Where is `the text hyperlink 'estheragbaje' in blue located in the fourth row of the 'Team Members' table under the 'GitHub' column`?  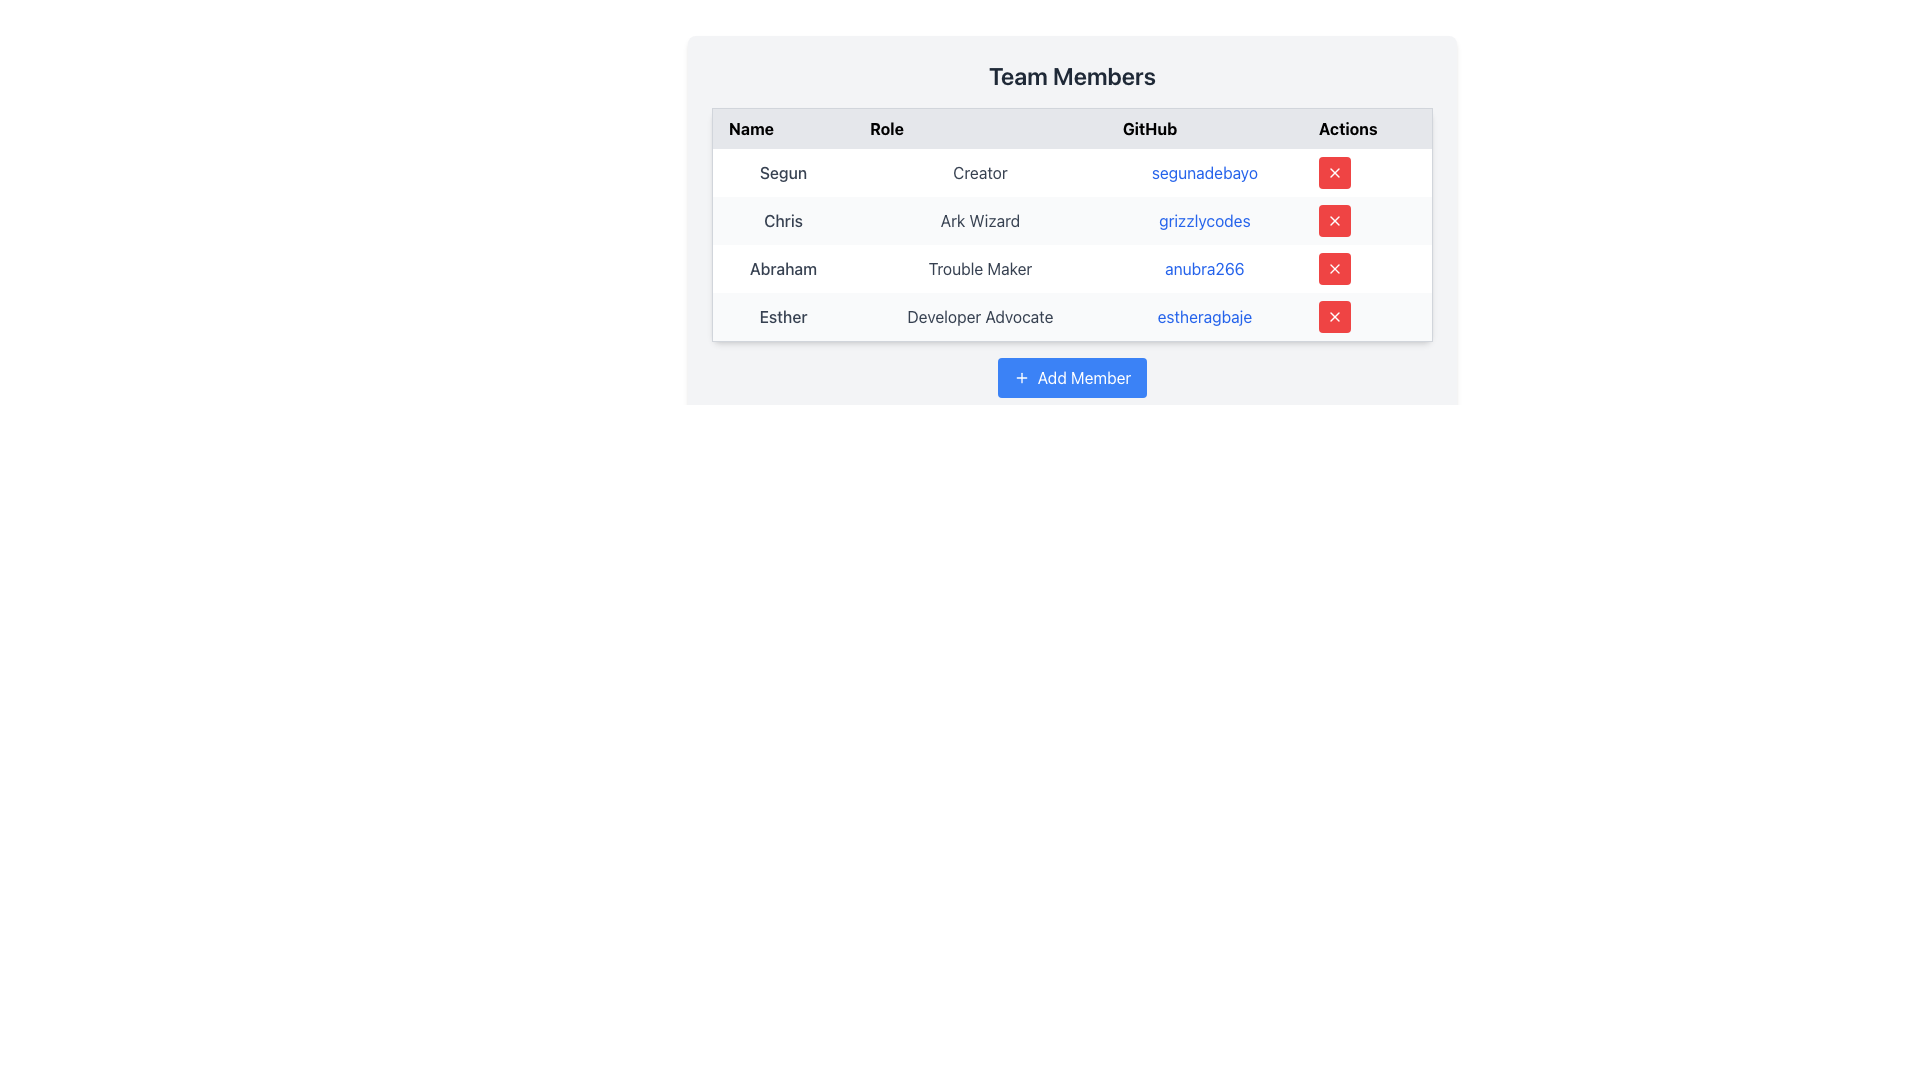 the text hyperlink 'estheragbaje' in blue located in the fourth row of the 'Team Members' table under the 'GitHub' column is located at coordinates (1203, 316).